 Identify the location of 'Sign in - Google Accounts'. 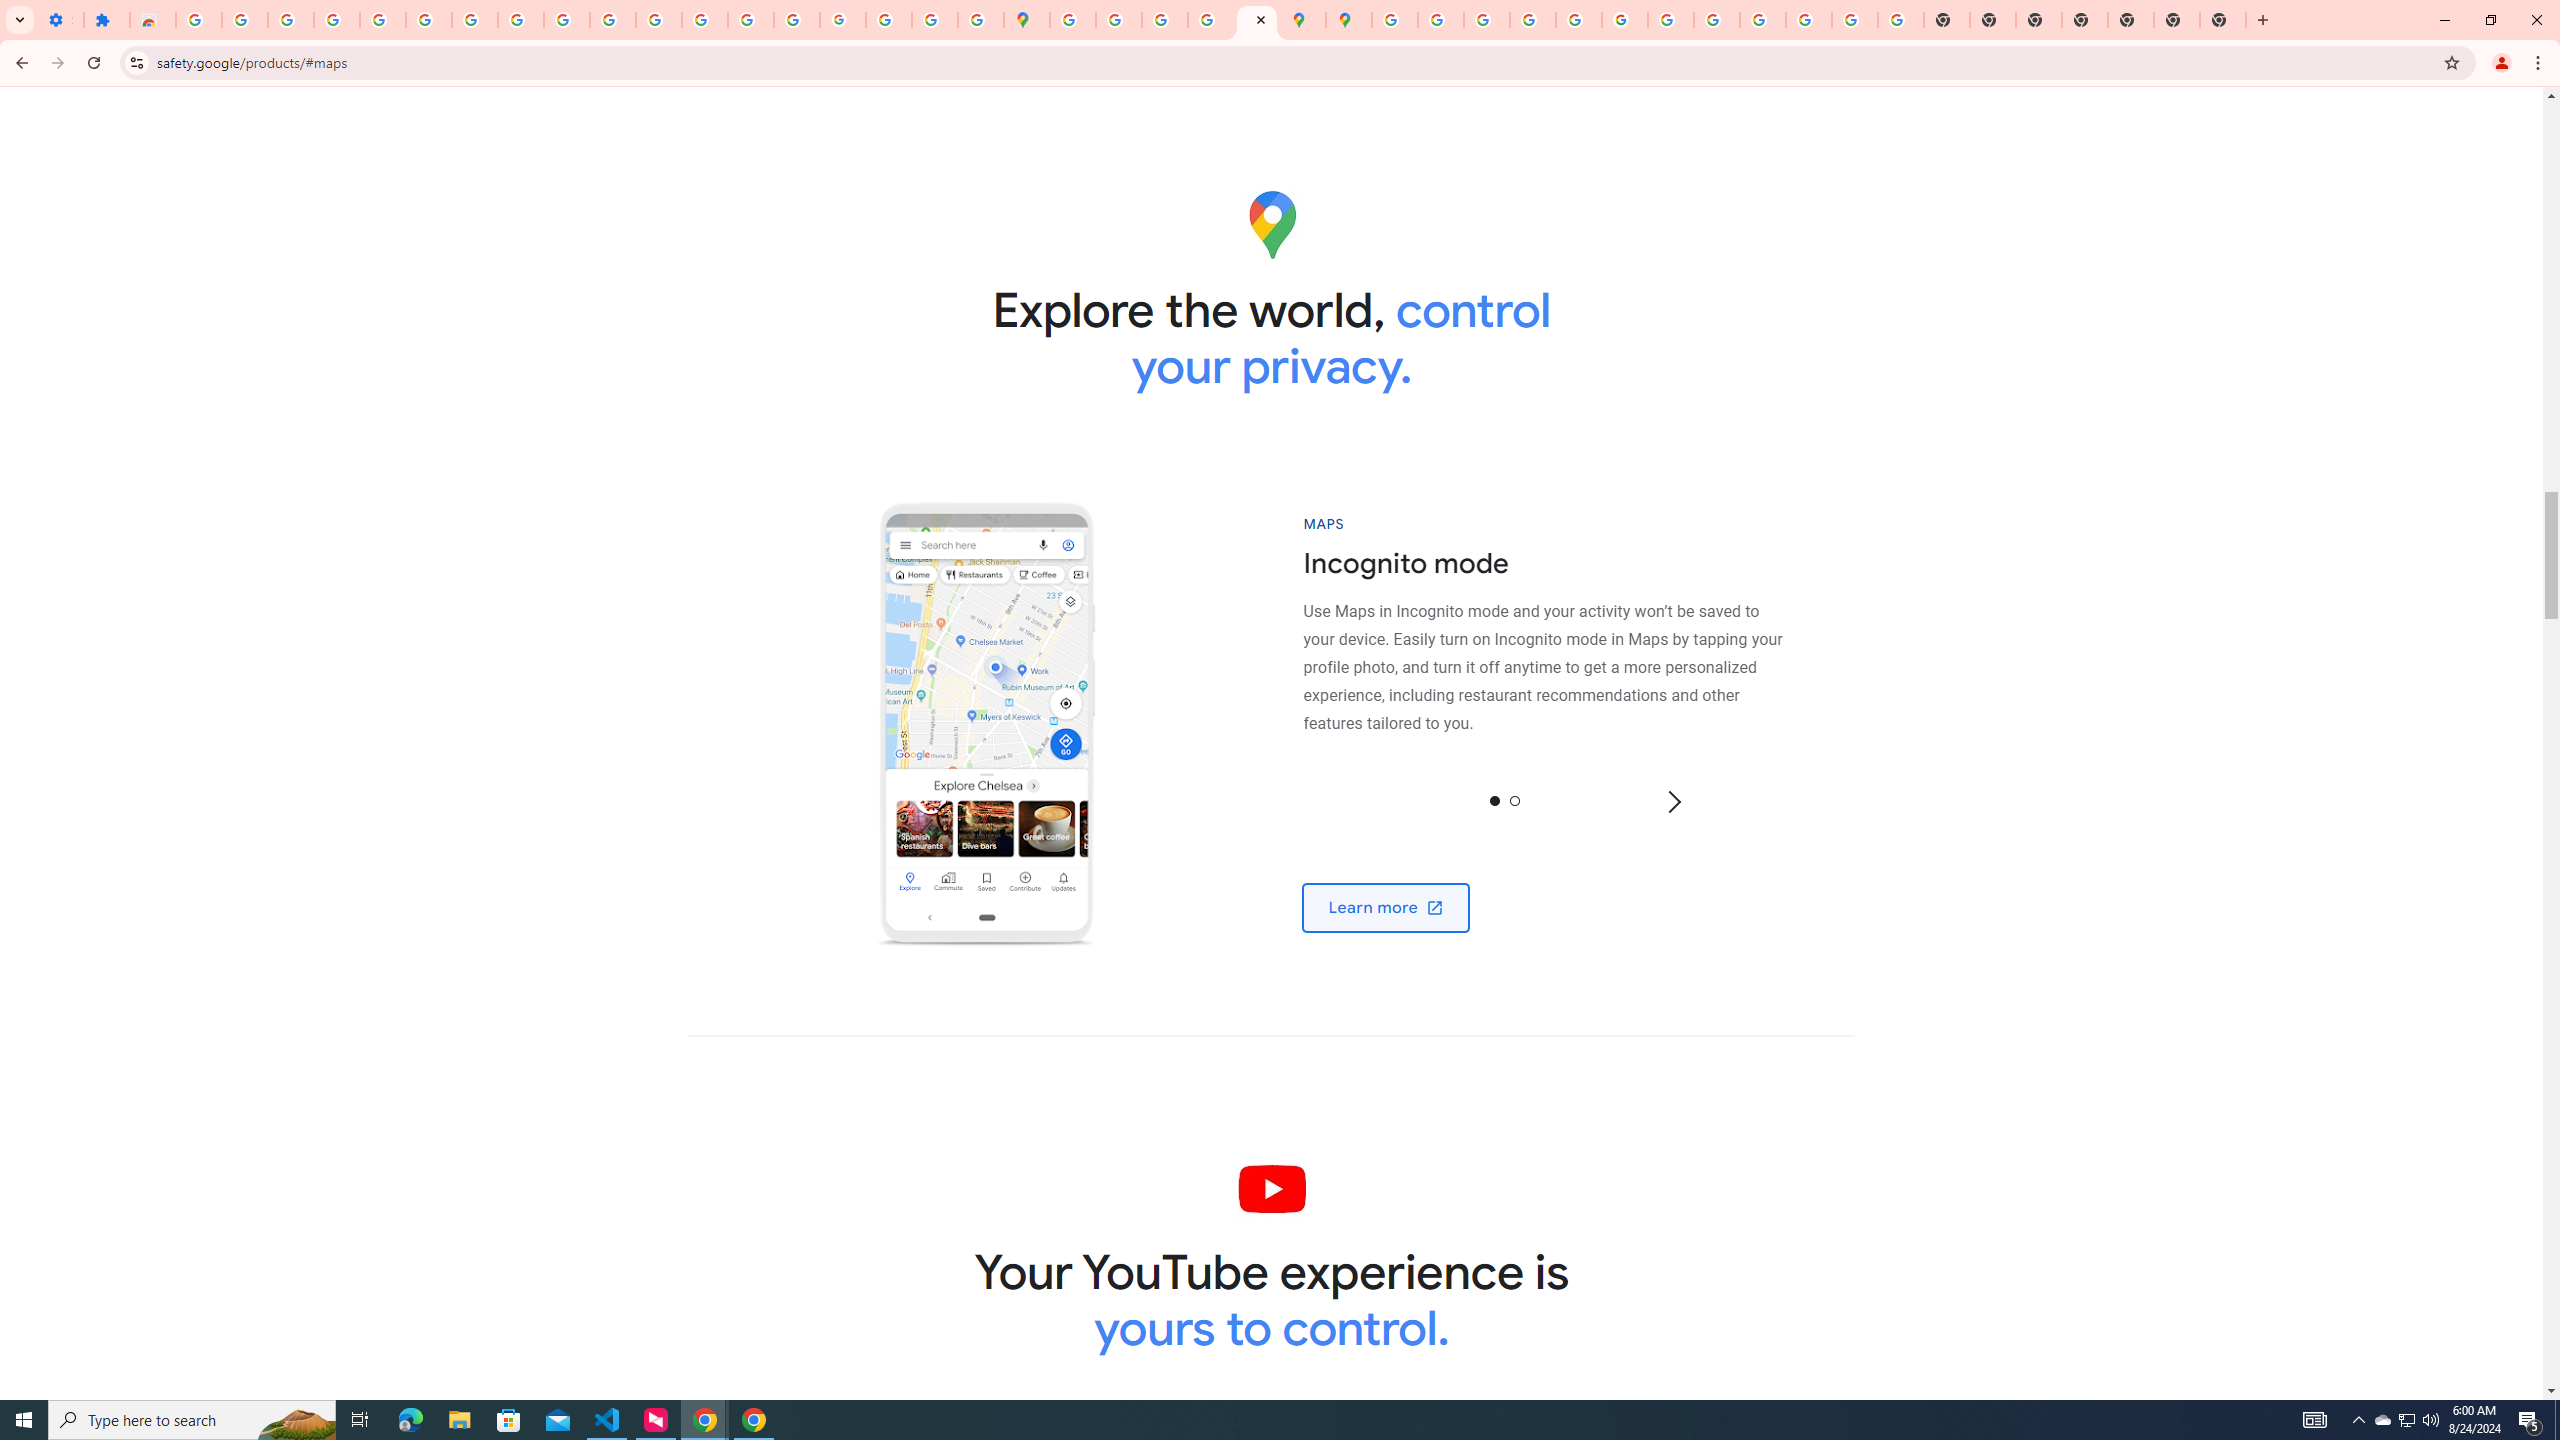
(428, 19).